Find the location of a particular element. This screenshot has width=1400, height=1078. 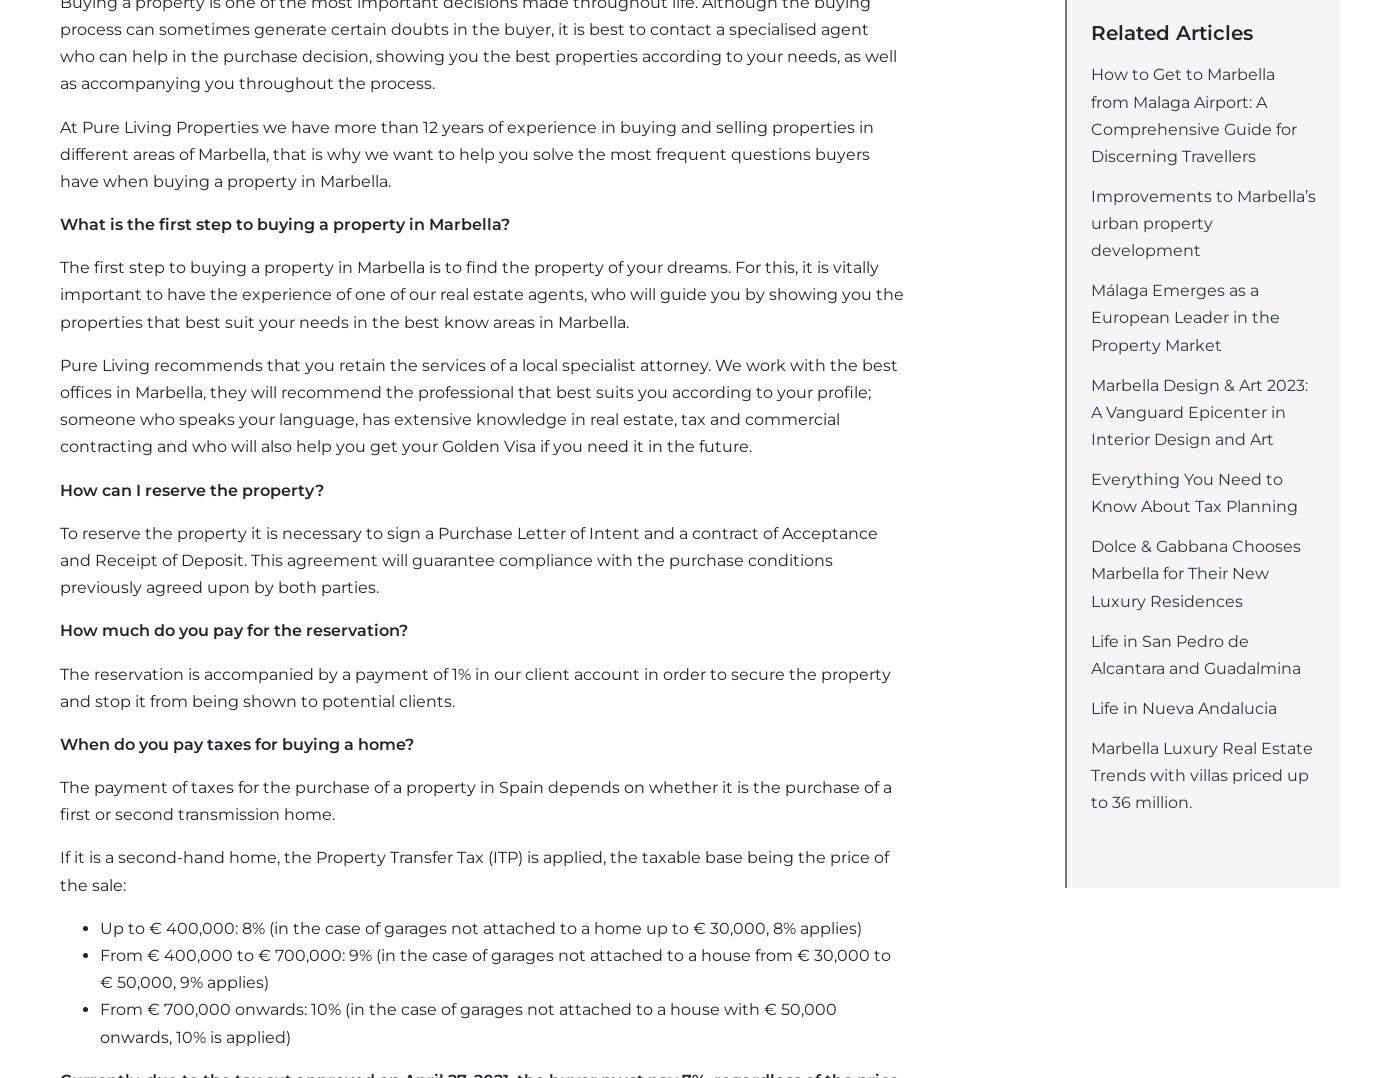

'The reservation is accompanied by a payment of 1% in our client account in order to secure the property and stop it from being shown to potential clients.' is located at coordinates (60, 687).